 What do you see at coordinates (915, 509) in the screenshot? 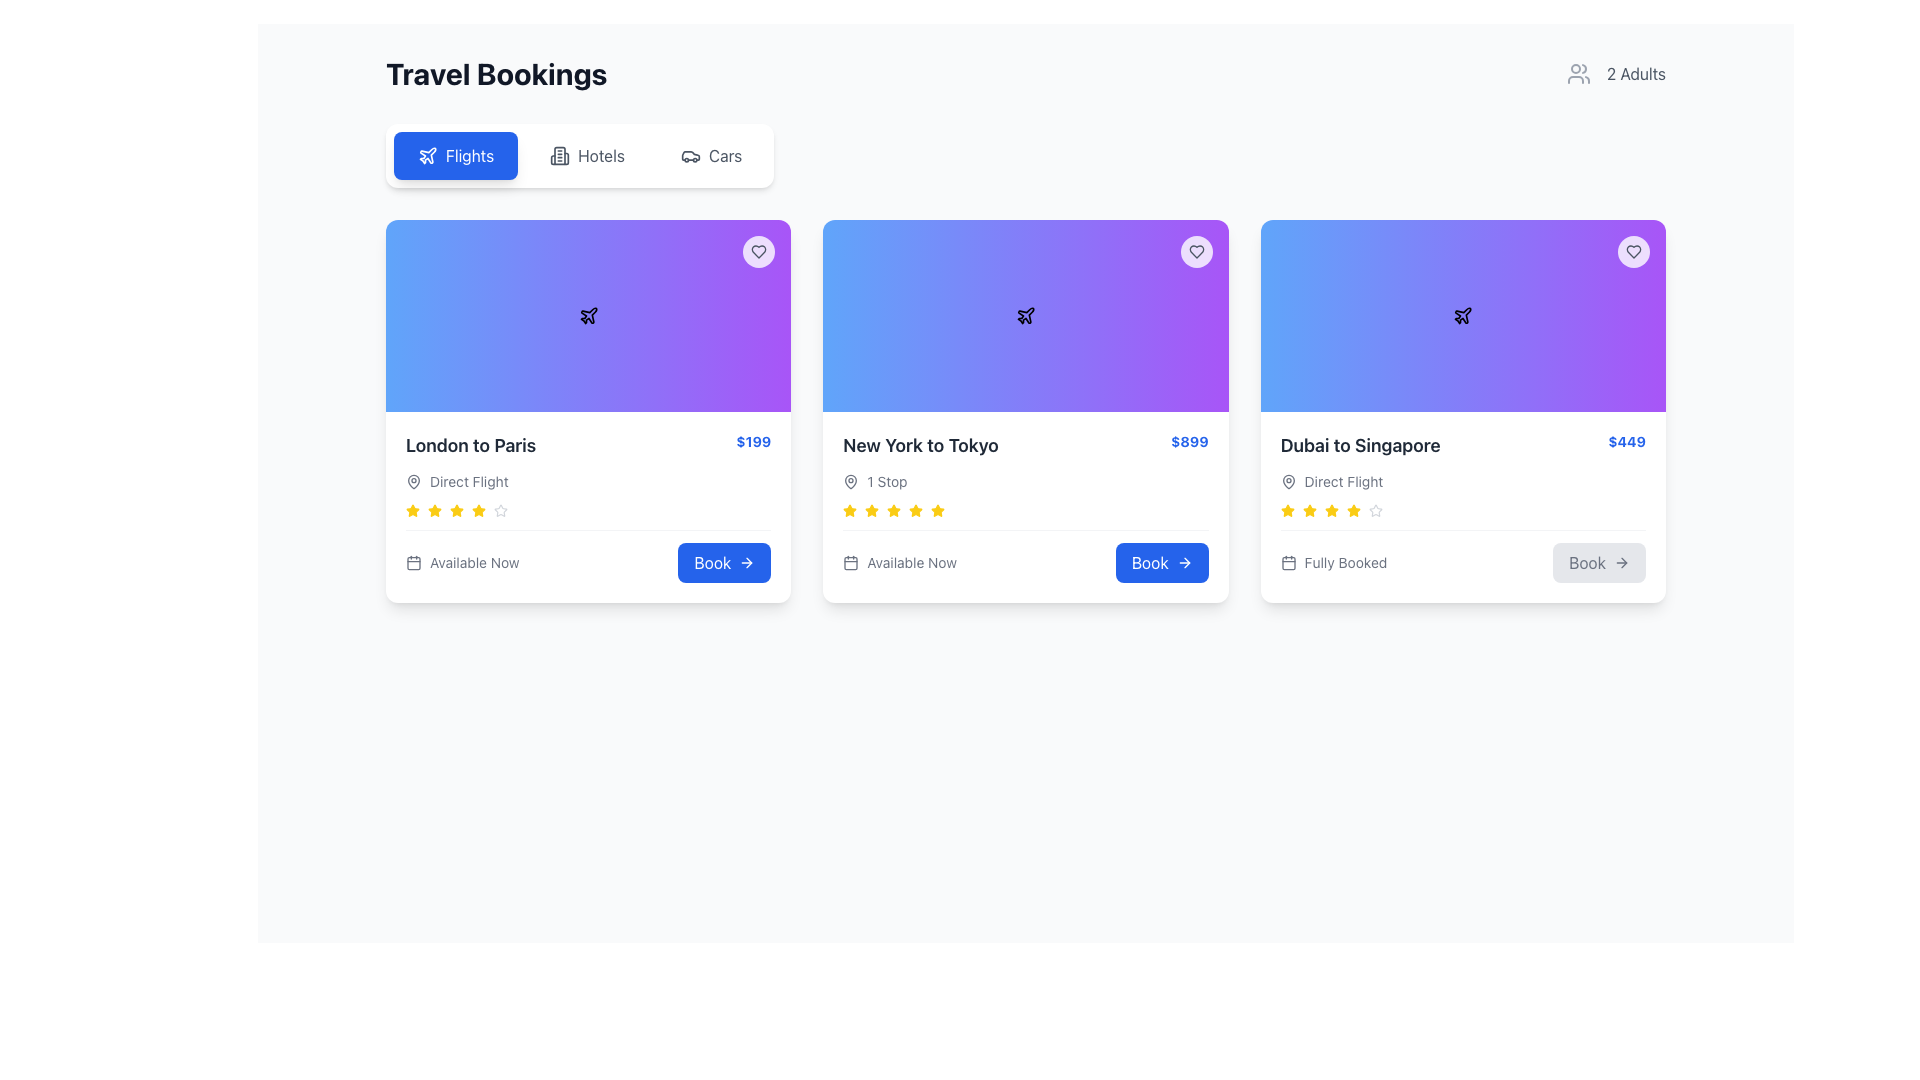
I see `the fifth yellow star in the 5-star rating system for the 'New York to Tokyo' card to interact with the rating system` at bounding box center [915, 509].